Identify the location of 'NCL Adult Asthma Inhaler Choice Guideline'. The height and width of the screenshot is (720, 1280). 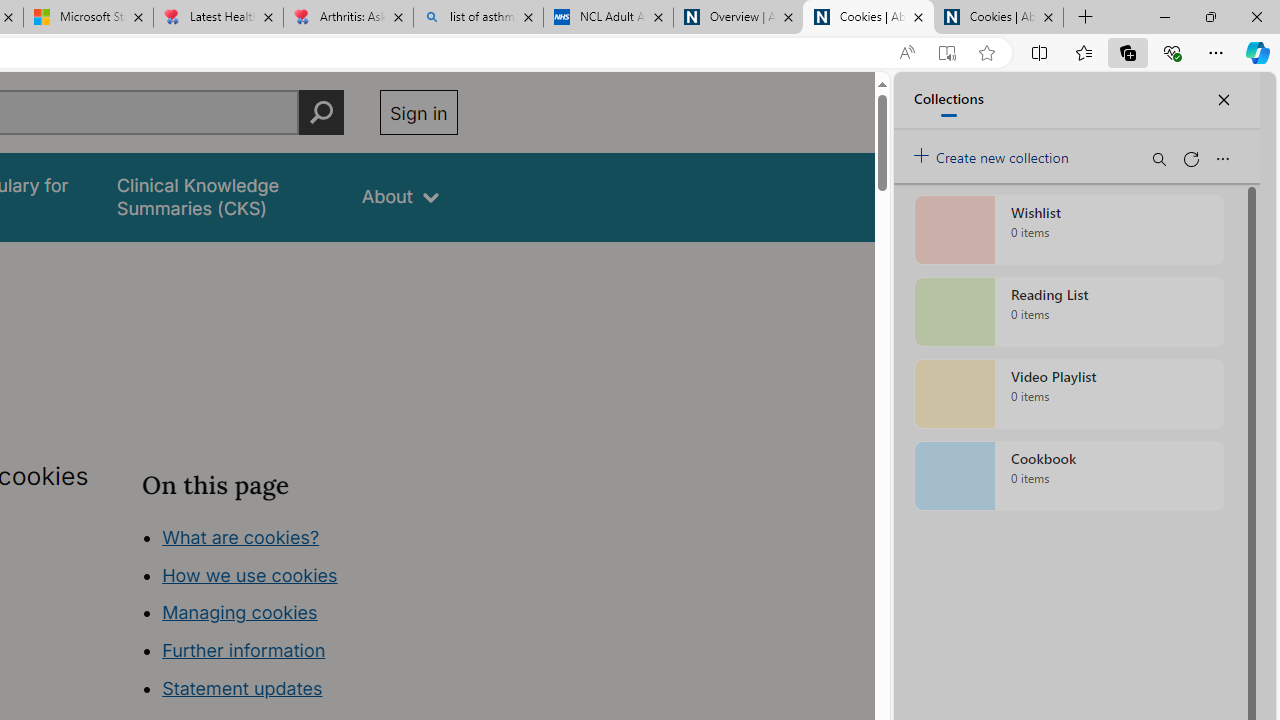
(607, 17).